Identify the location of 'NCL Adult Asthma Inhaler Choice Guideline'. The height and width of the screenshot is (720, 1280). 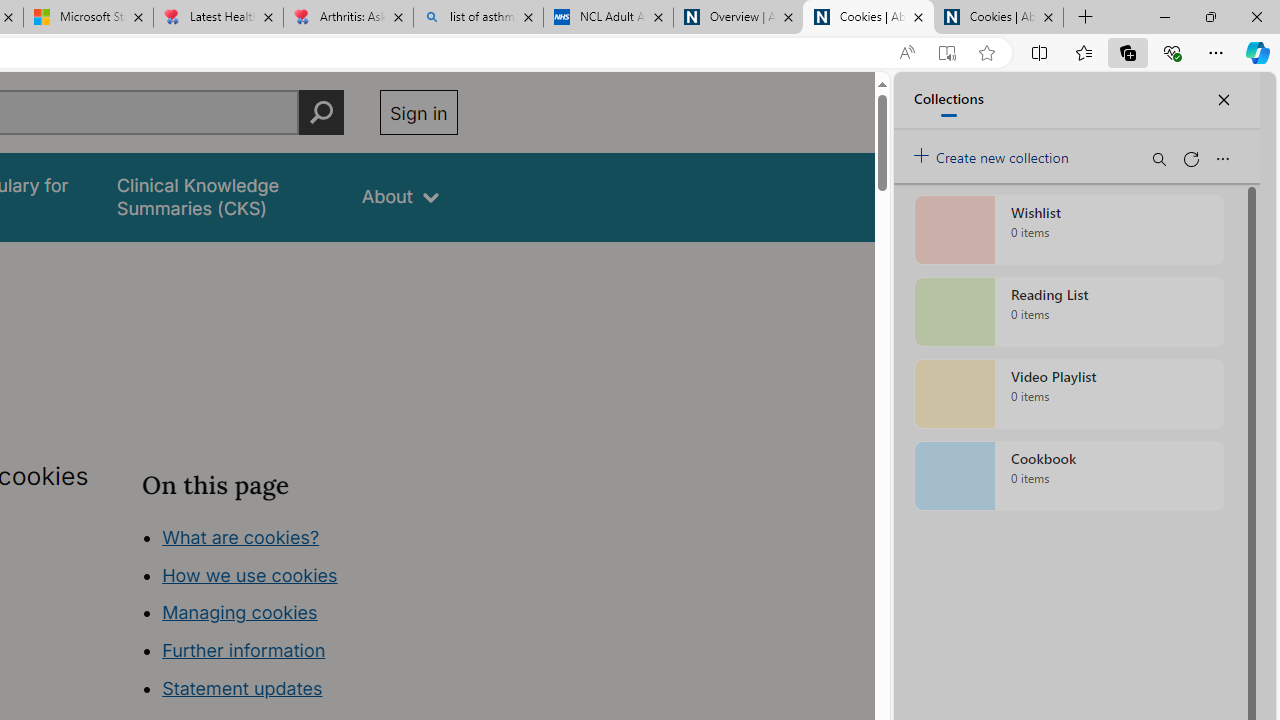
(607, 17).